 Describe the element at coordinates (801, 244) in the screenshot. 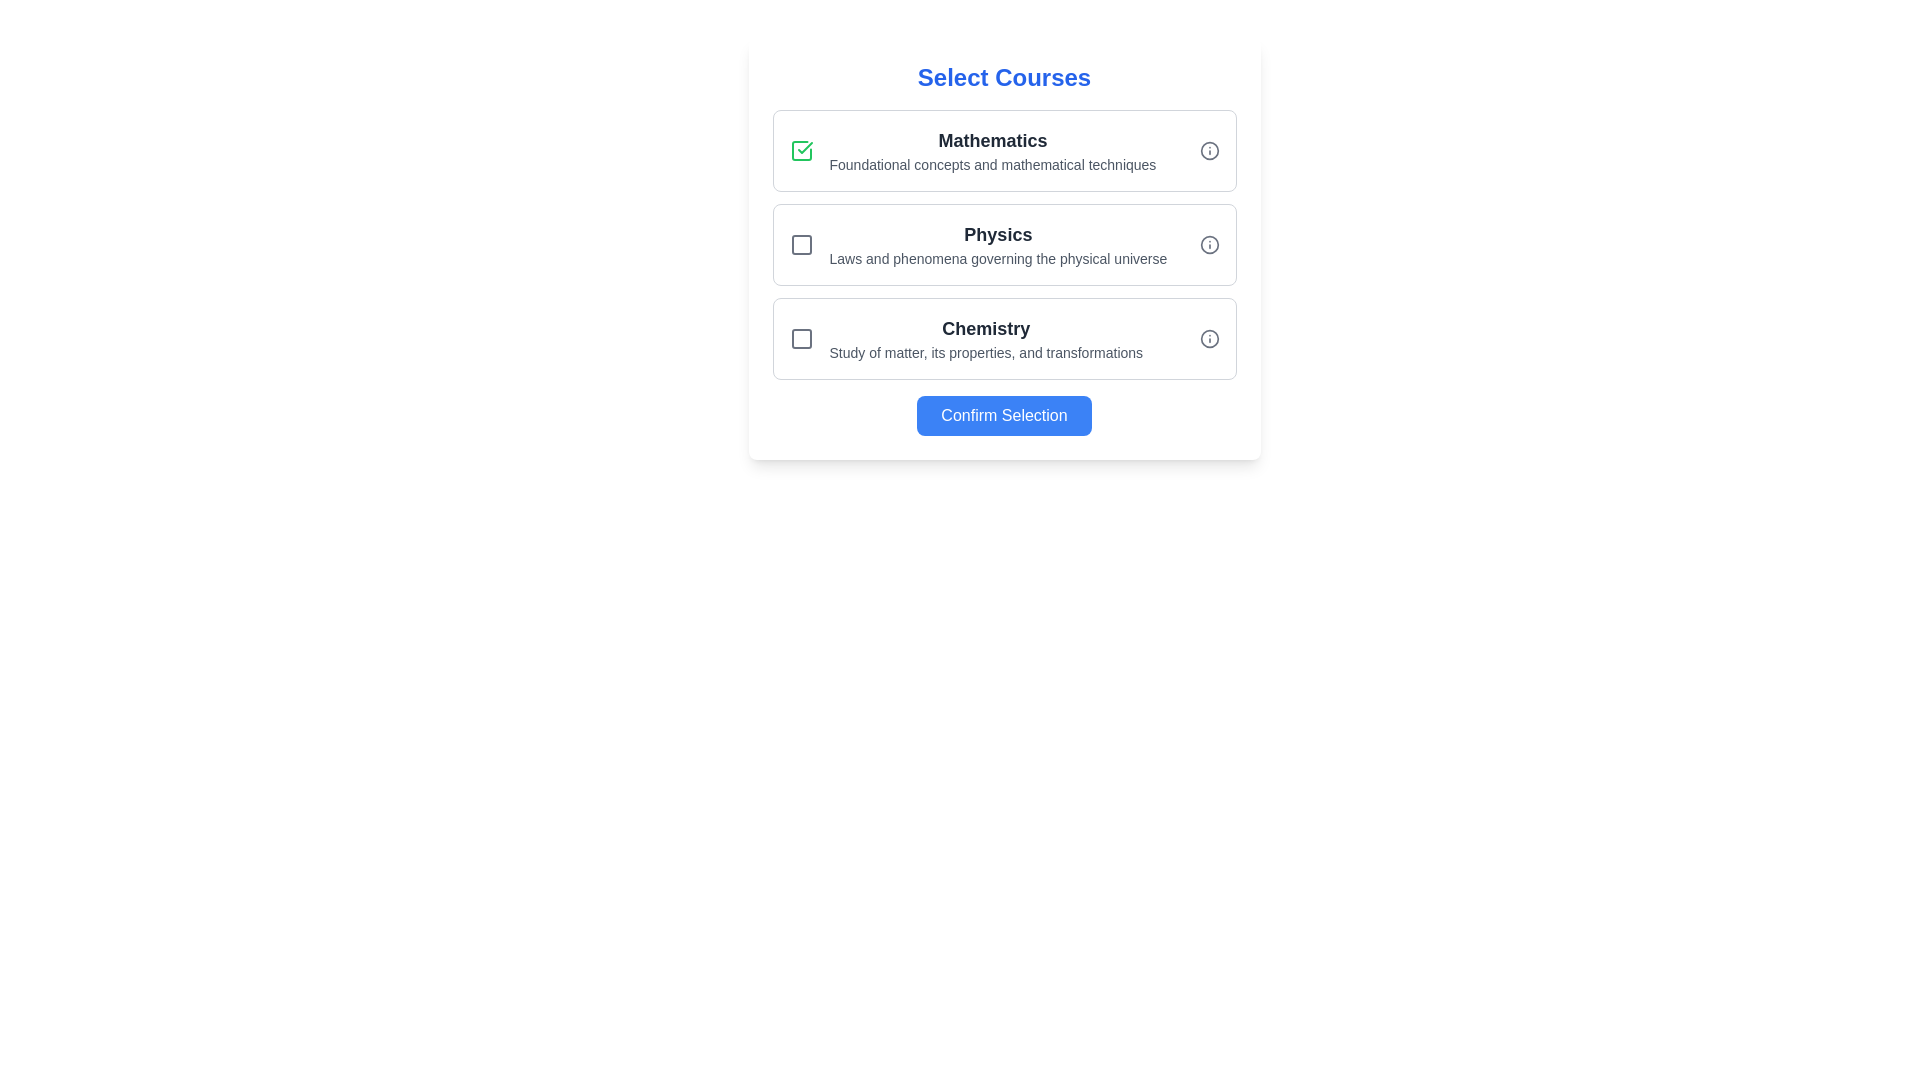

I see `the checkbox for the 'Physics' course selection option, which is a square-shaped icon with a hollow center and a gray border` at that location.